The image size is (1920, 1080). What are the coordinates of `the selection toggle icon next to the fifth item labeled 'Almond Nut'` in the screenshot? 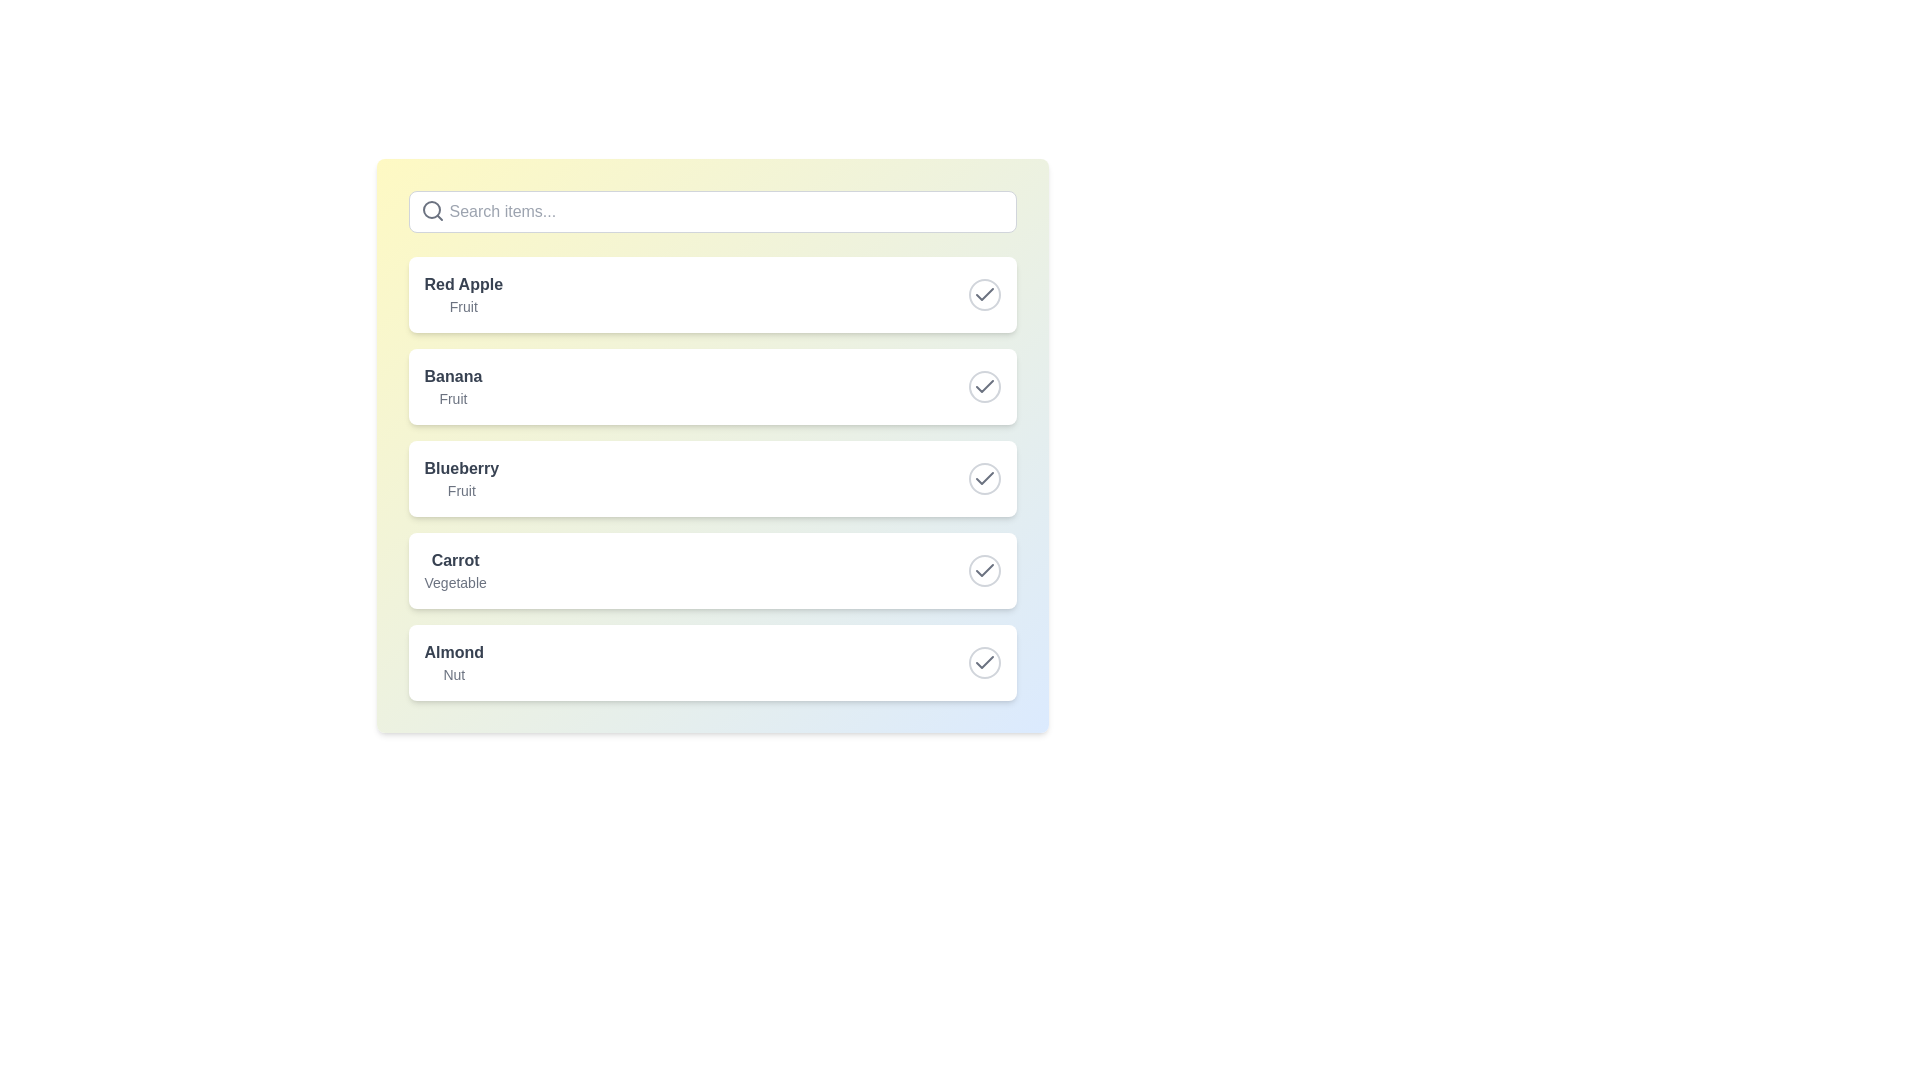 It's located at (984, 663).